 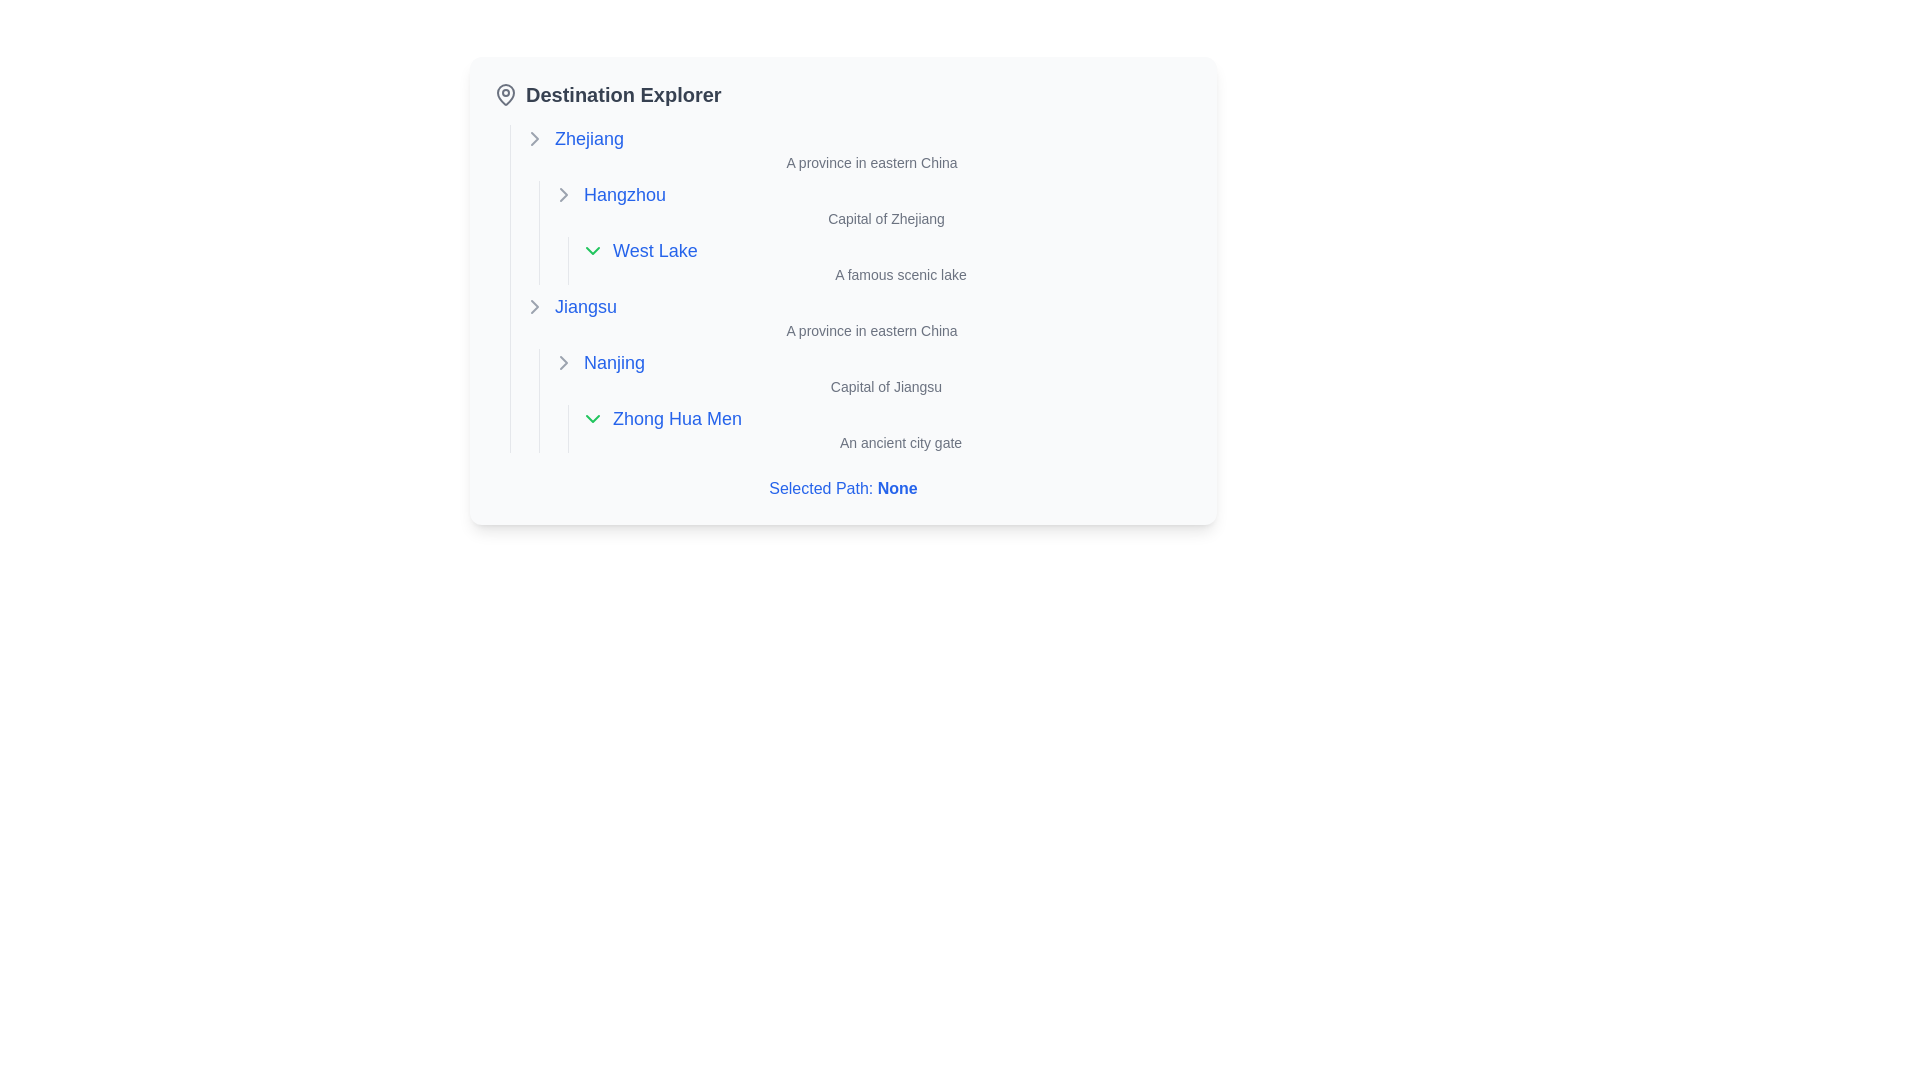 I want to click on the text display block that shows 'Zhong Hua Men' and 'An ancient city gate' located in the 'Destination Explorer' panel under the 'Nanjing' subsection, so click(x=880, y=427).